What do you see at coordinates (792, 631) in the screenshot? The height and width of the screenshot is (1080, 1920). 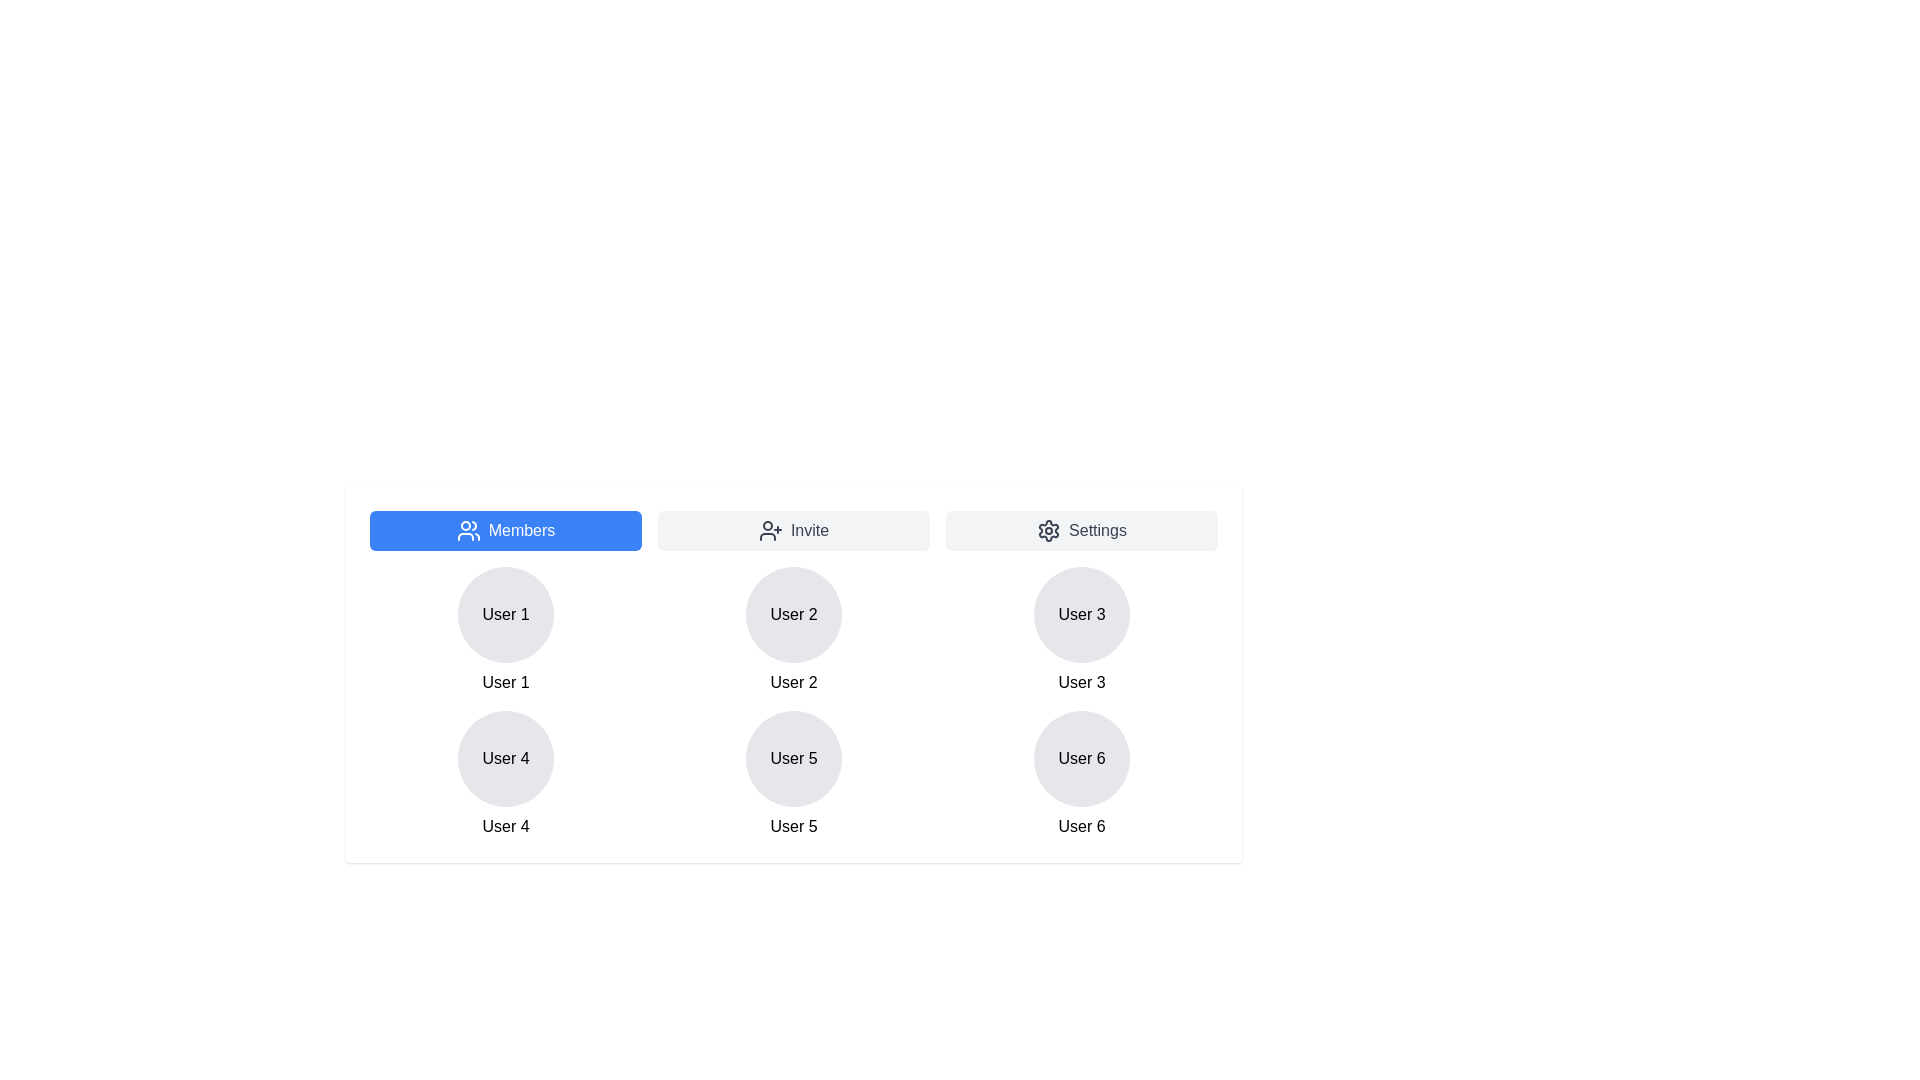 I see `visual identifier element labeled 'User 2', which features a circular gray icon above the text, located in the second position of the top row within the grid structure` at bounding box center [792, 631].